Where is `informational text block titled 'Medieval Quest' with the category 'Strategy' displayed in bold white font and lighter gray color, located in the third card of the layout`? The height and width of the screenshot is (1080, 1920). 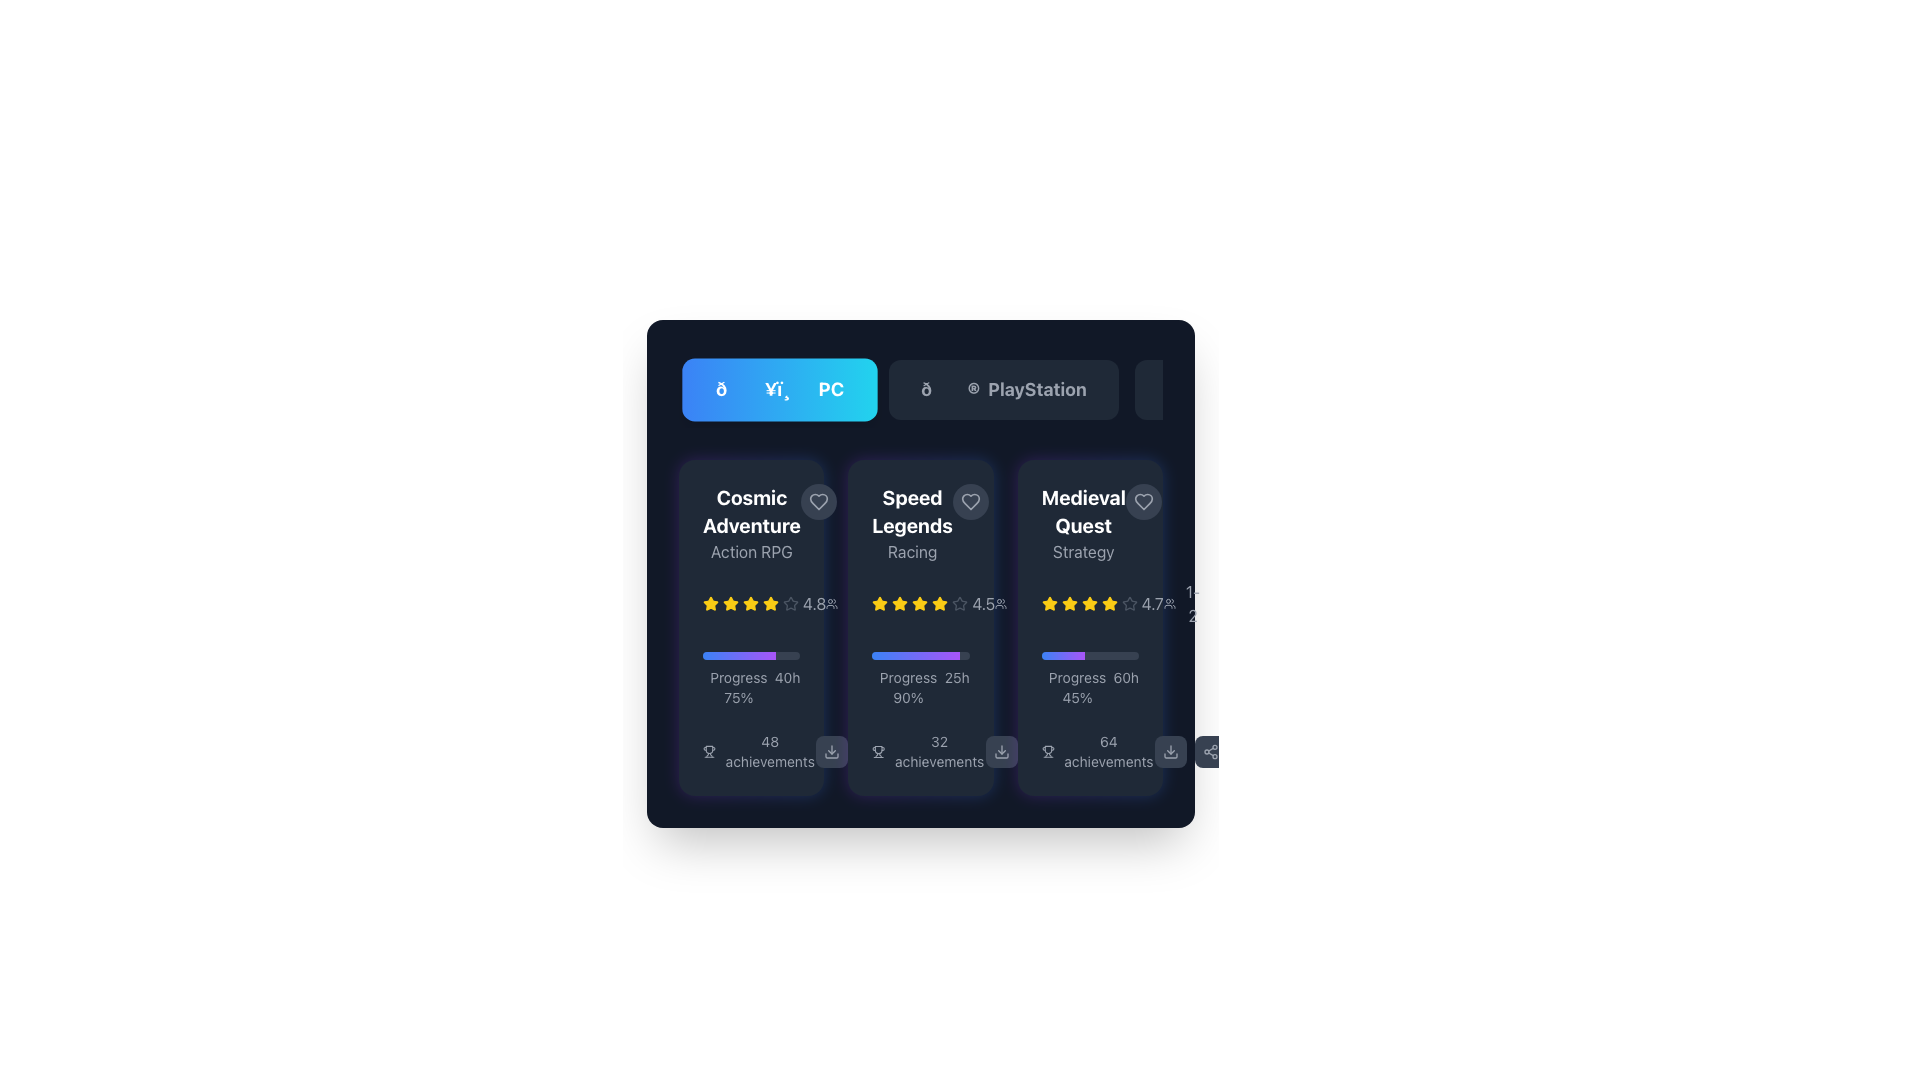
informational text block titled 'Medieval Quest' with the category 'Strategy' displayed in bold white font and lighter gray color, located in the third card of the layout is located at coordinates (1089, 523).